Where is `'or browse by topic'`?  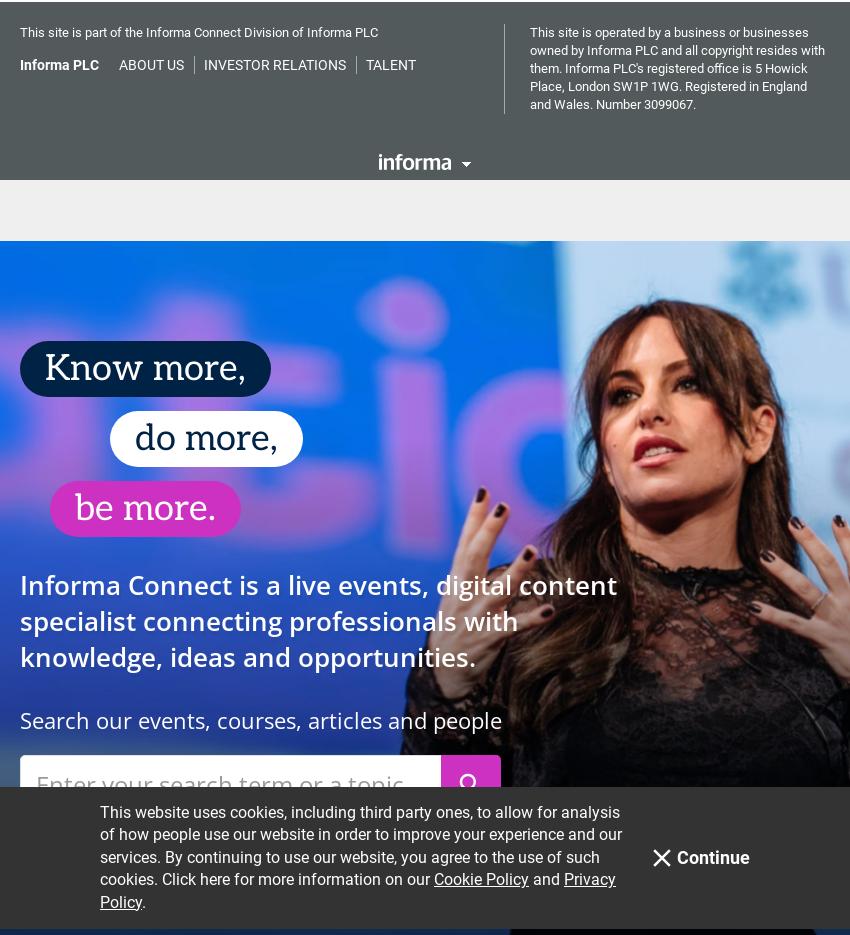
'or browse by topic' is located at coordinates (113, 815).